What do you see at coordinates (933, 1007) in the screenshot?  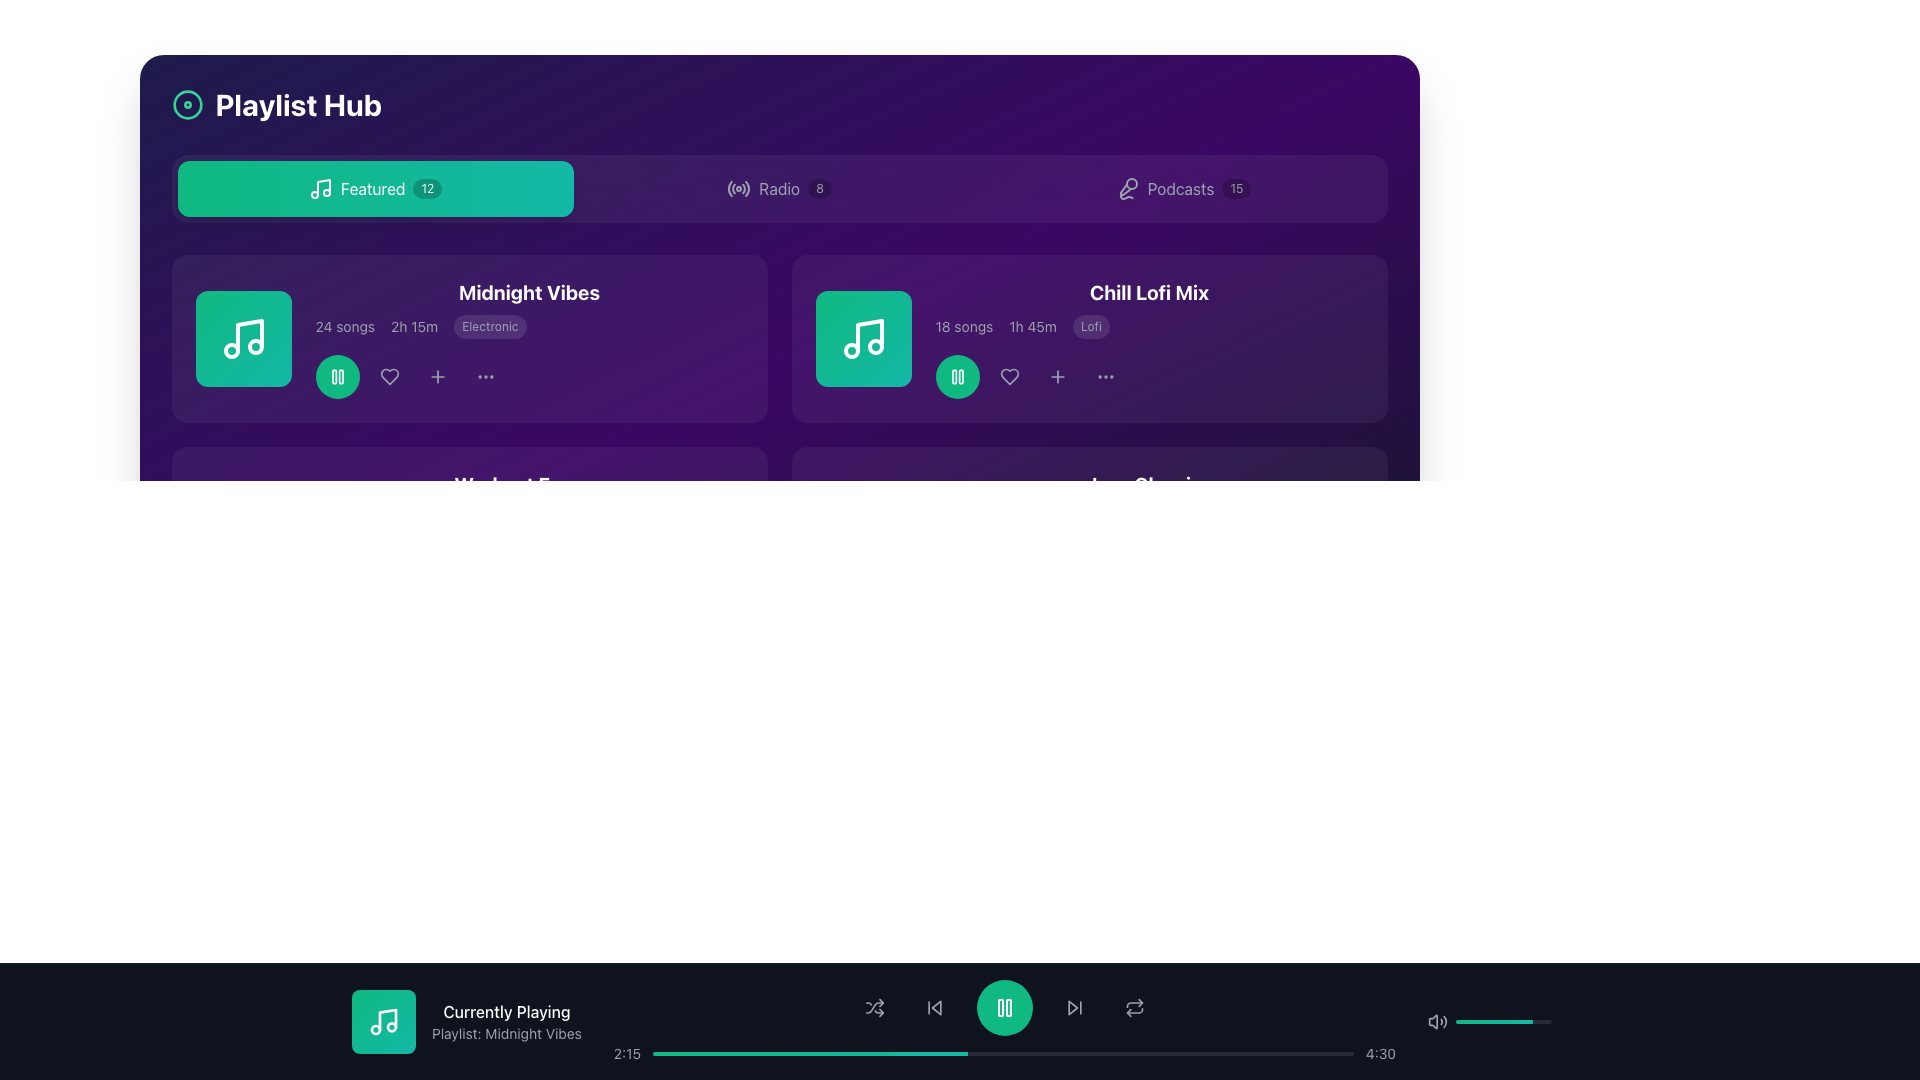 I see `the previous track button located in the center of the bottom control toolbar, positioned to the right of the shuffle button and to the left of the play/pause button` at bounding box center [933, 1007].